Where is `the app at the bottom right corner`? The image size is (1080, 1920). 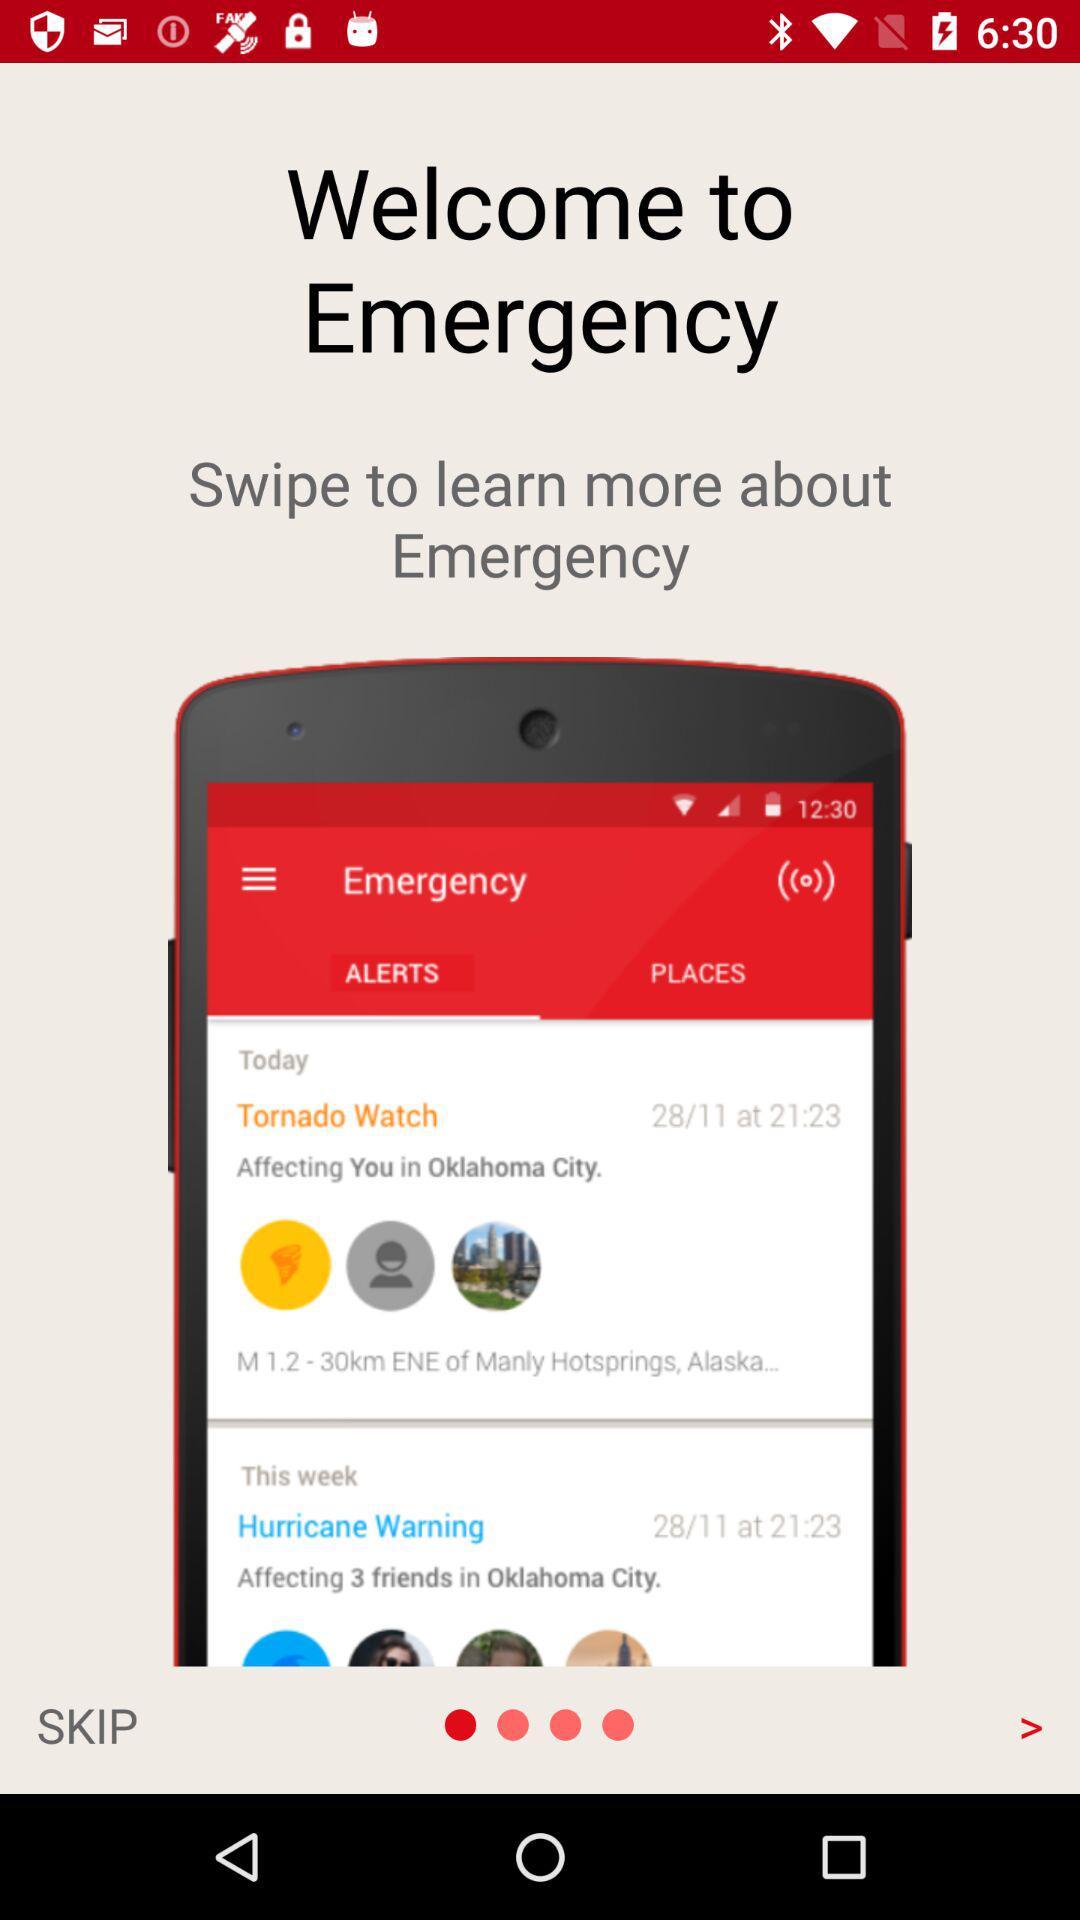 the app at the bottom right corner is located at coordinates (891, 1723).